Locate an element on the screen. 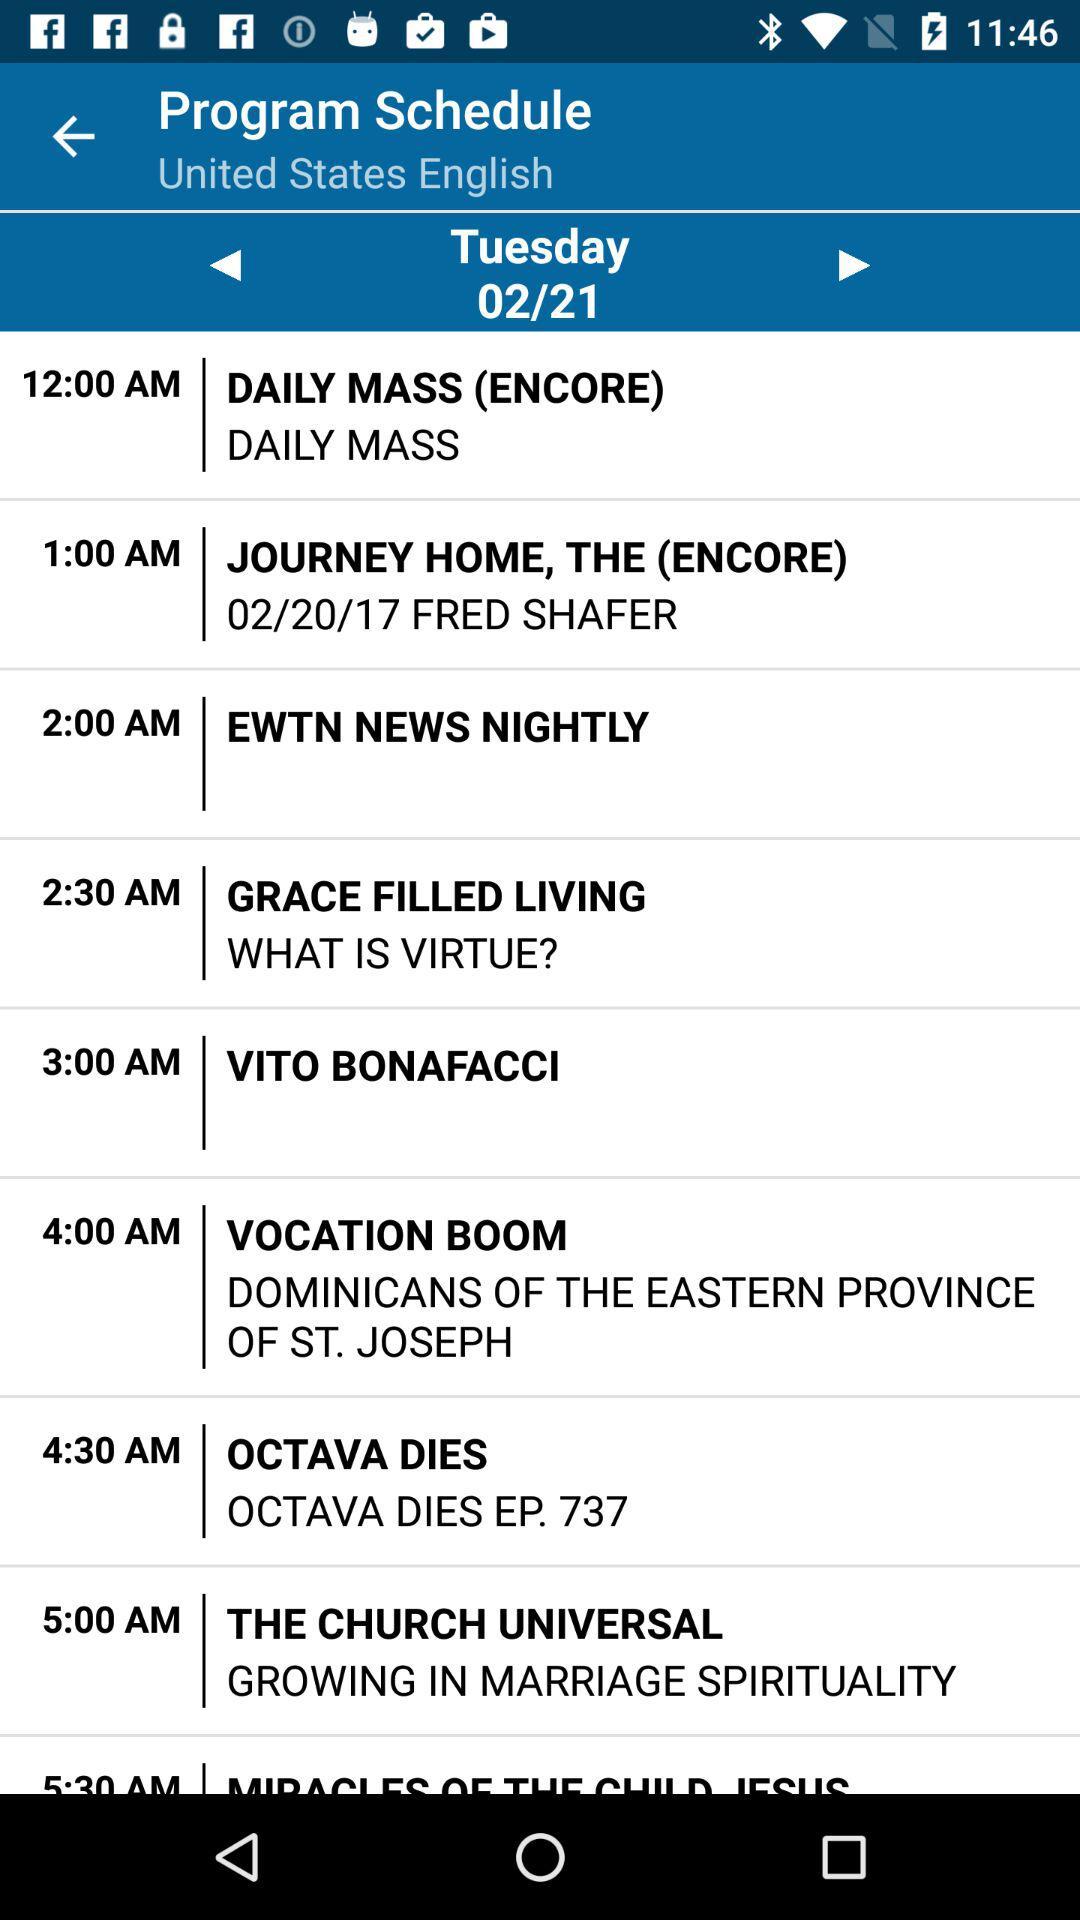  item next to the the church universal is located at coordinates (204, 1650).